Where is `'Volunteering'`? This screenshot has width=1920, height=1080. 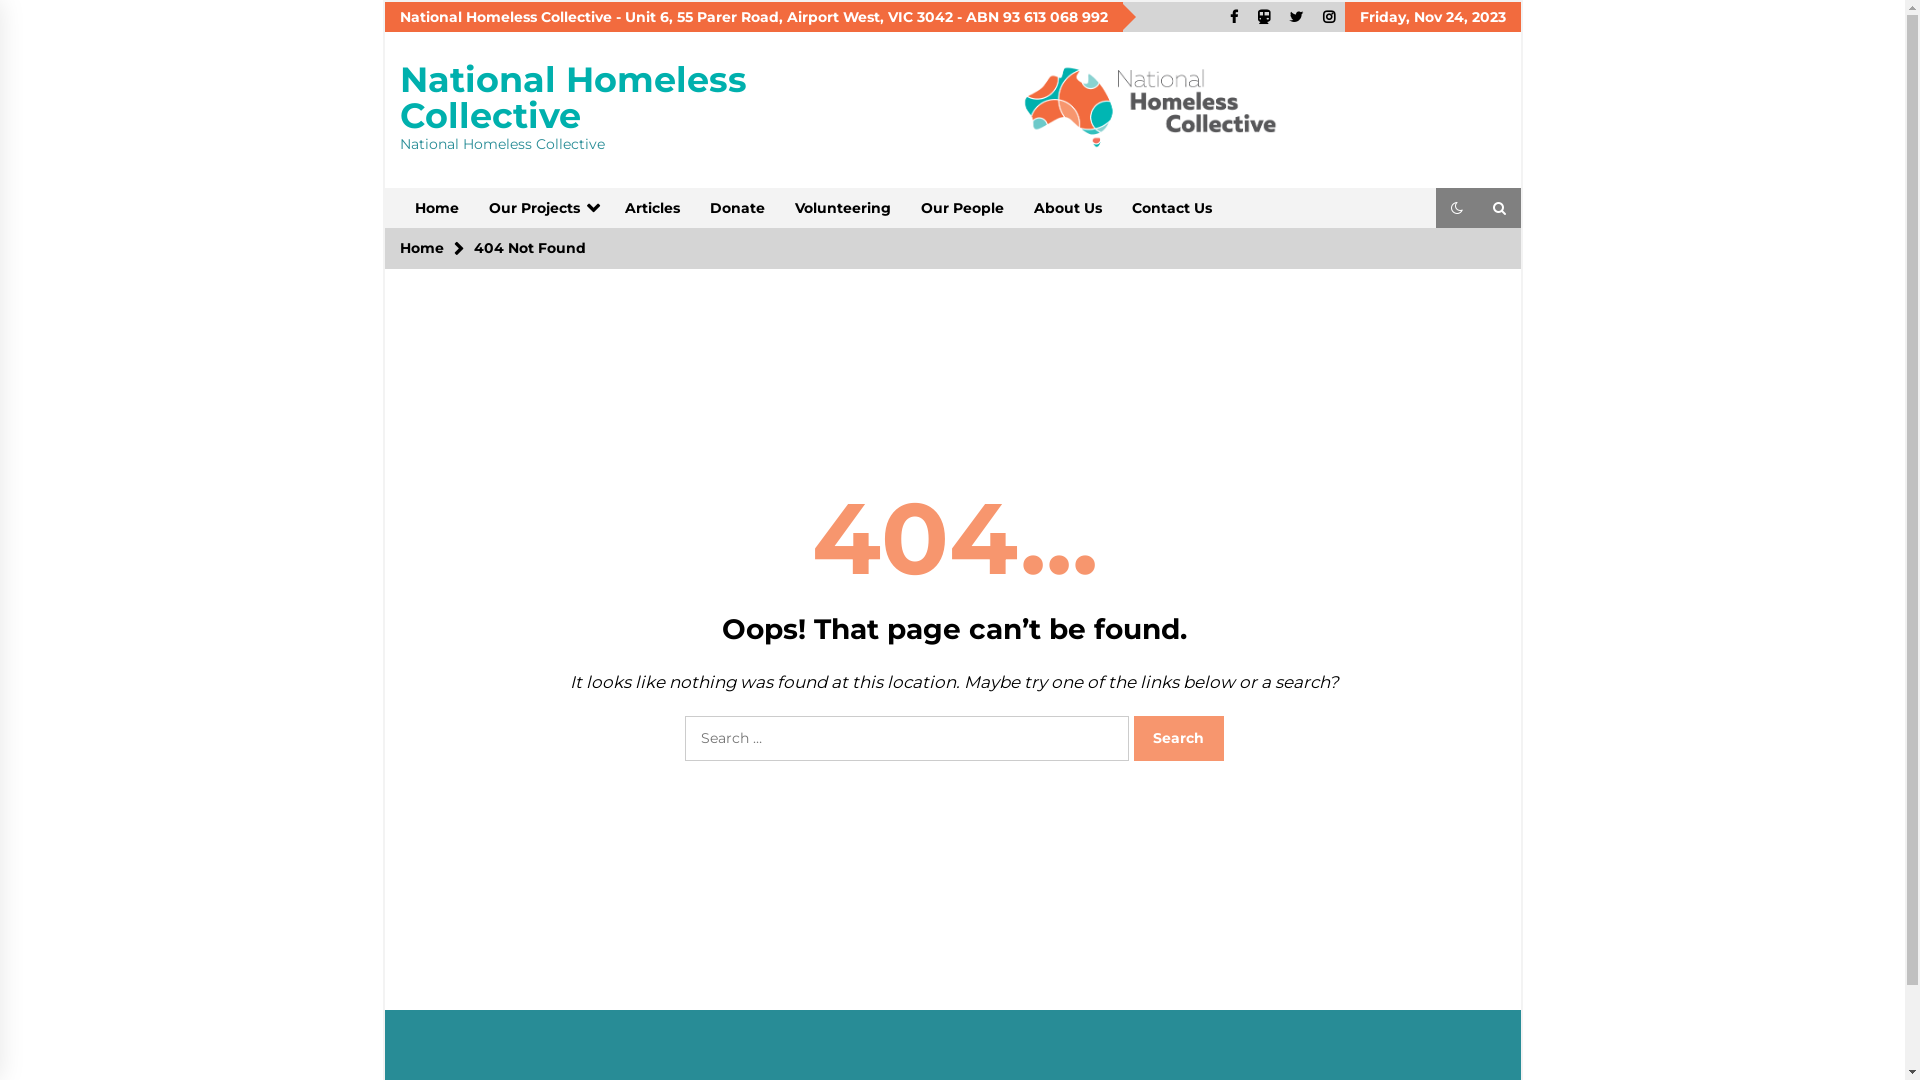 'Volunteering' is located at coordinates (843, 208).